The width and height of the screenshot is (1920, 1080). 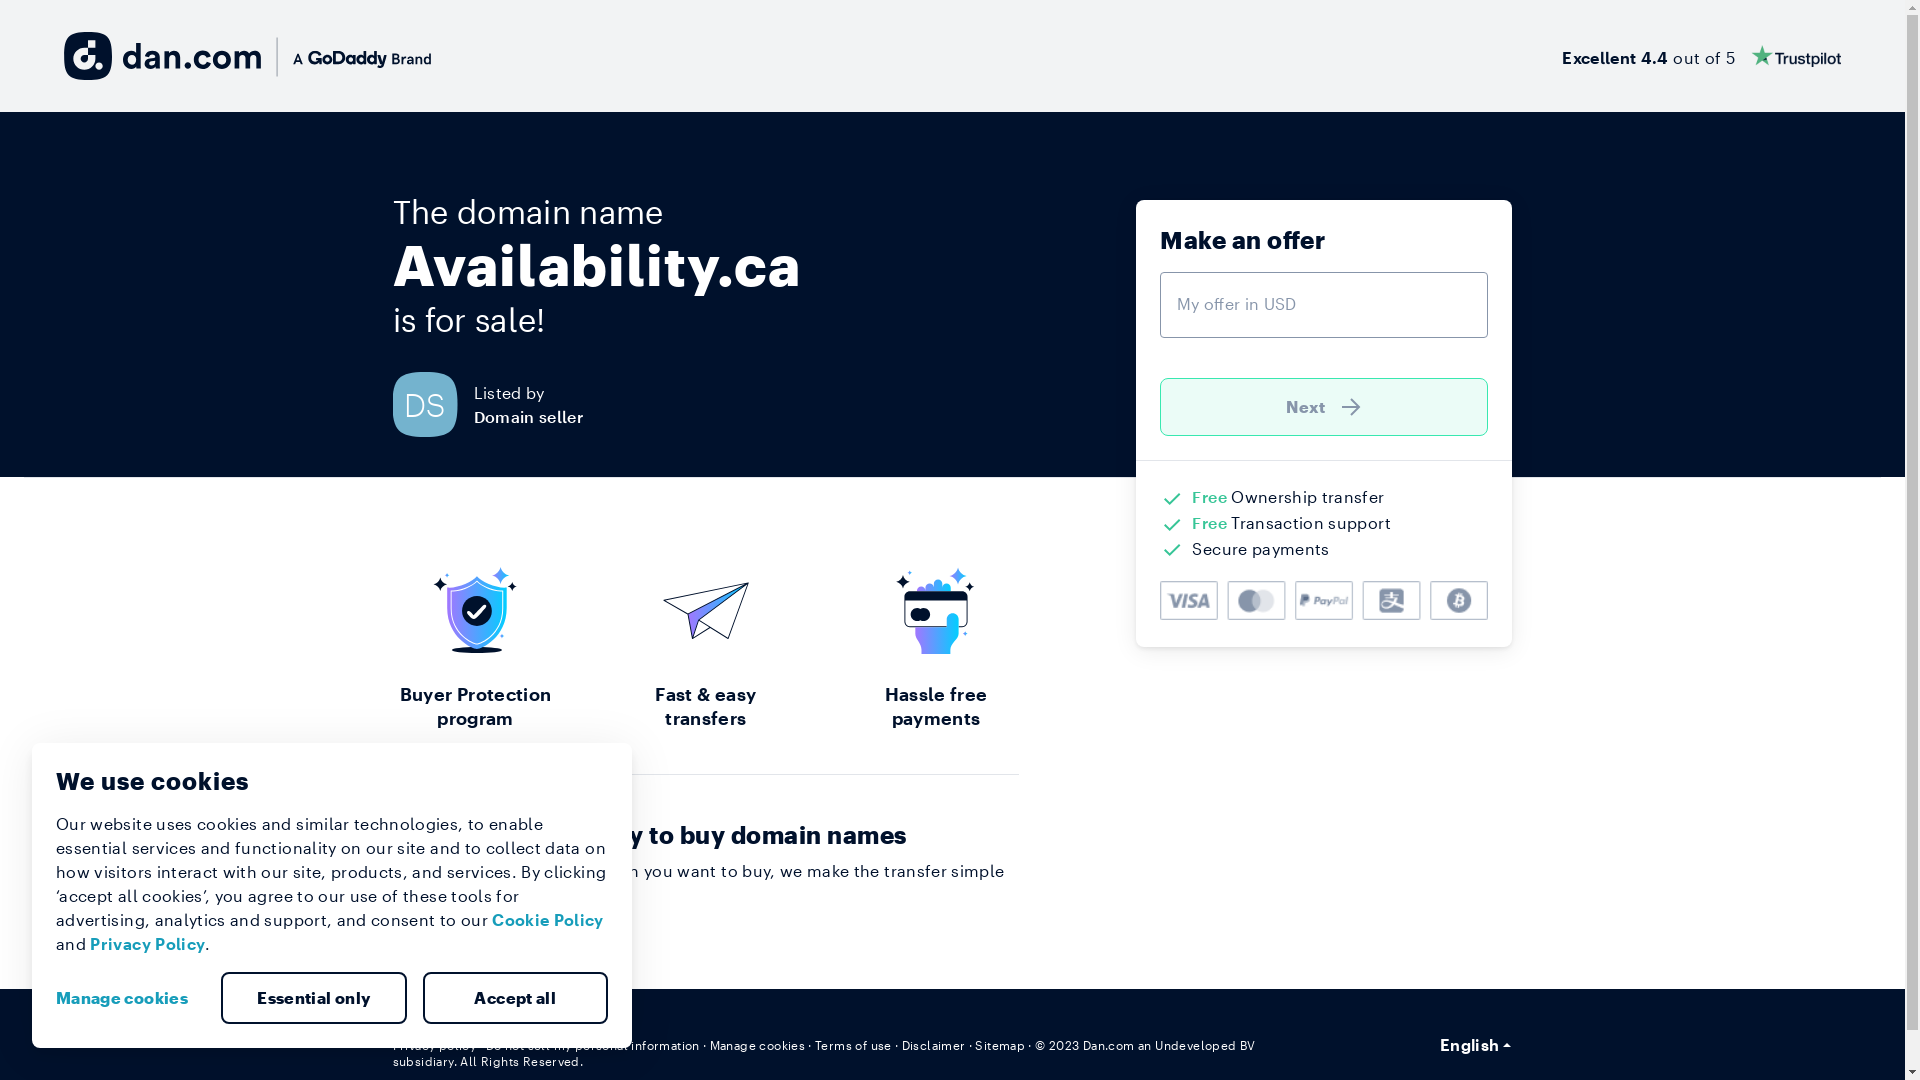 I want to click on 'Manage cookies', so click(x=757, y=1044).